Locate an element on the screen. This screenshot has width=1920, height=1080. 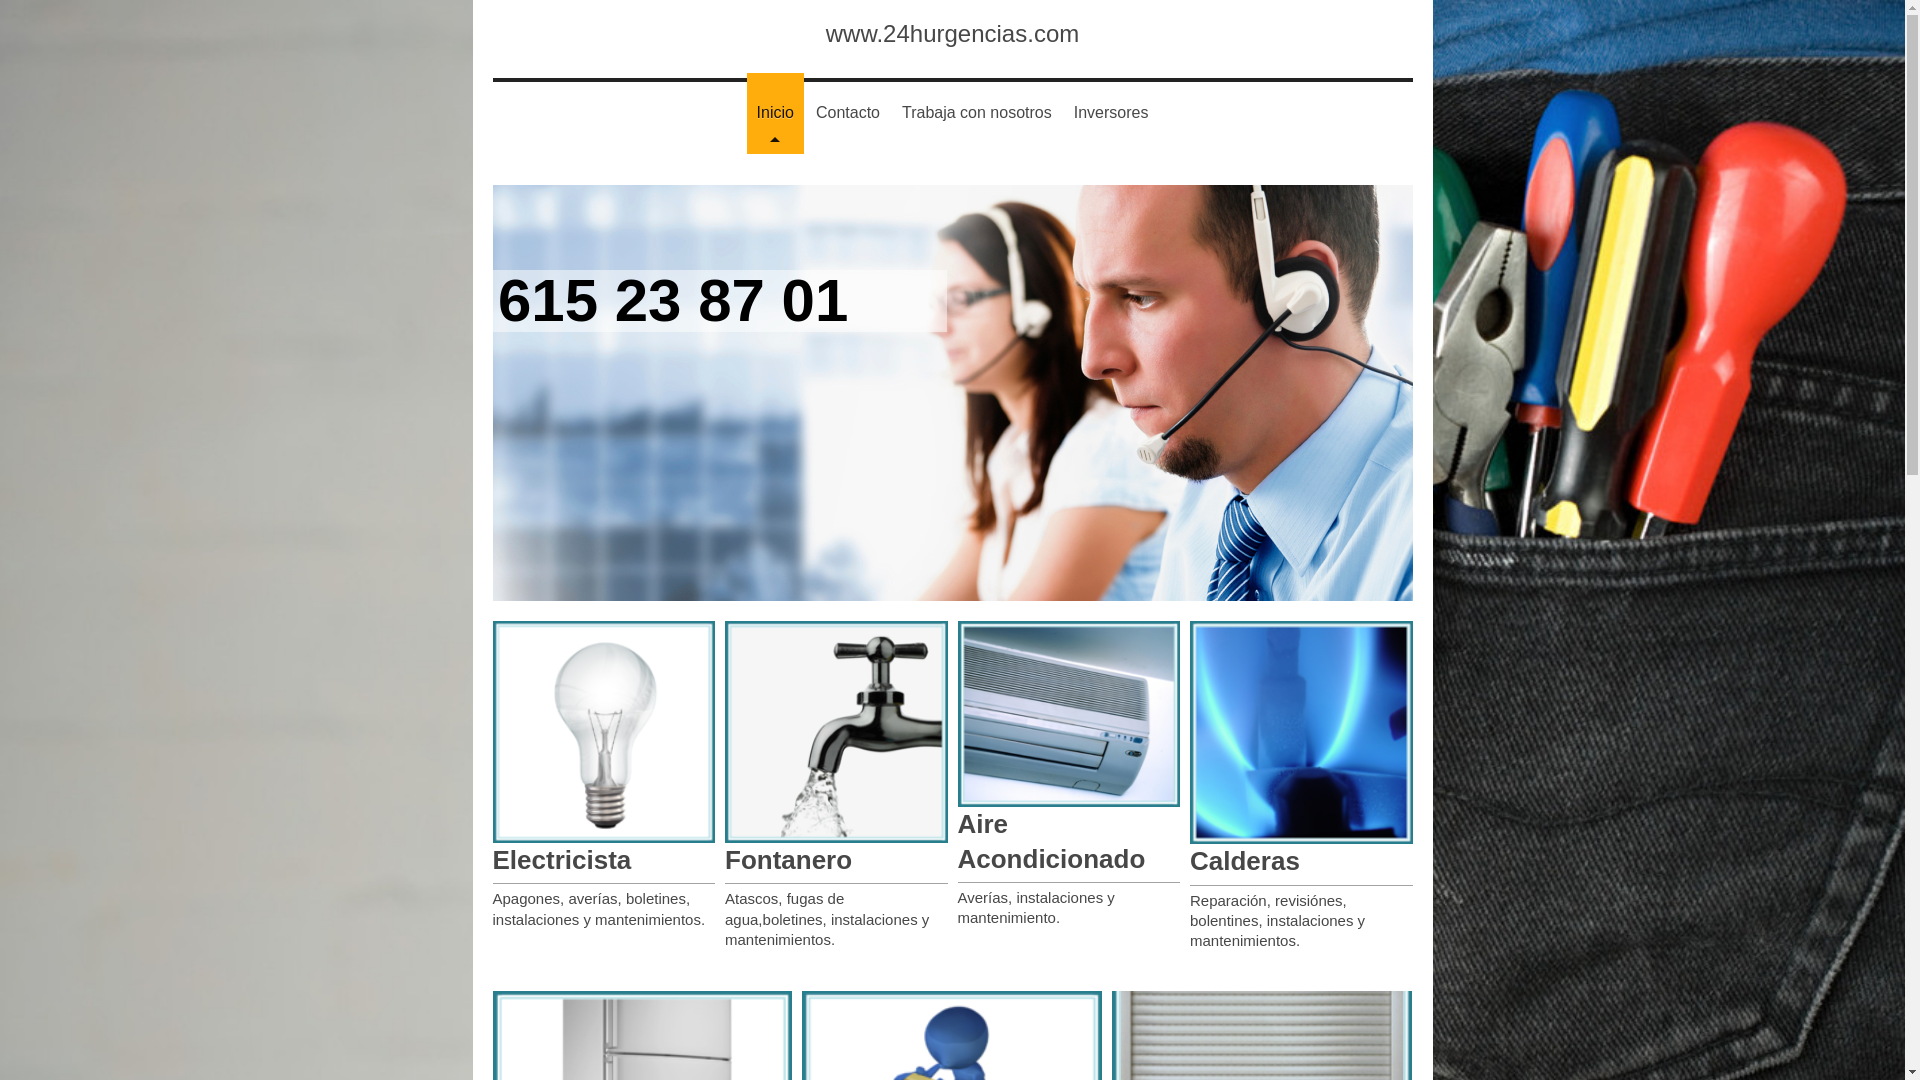
'Contacto' is located at coordinates (806, 113).